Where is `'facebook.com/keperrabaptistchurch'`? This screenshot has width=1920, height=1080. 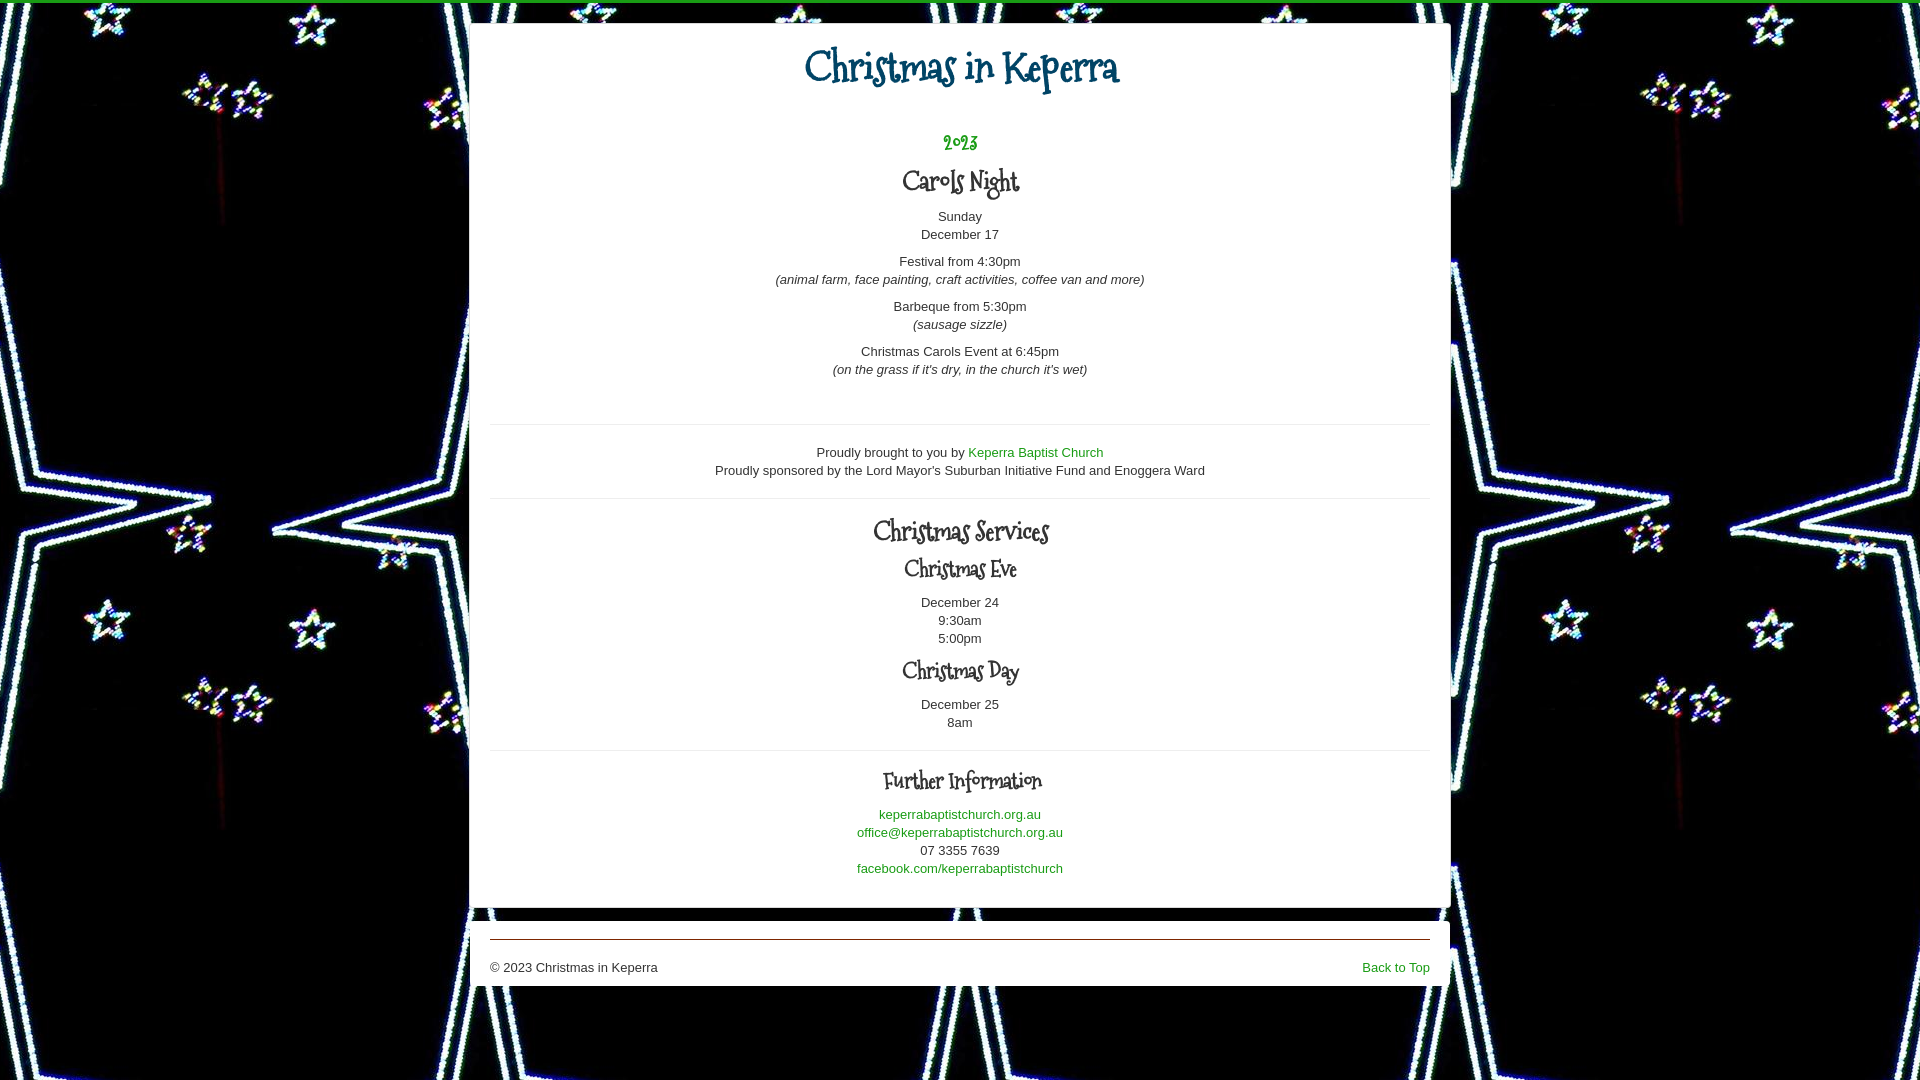
'facebook.com/keperrabaptistchurch' is located at coordinates (960, 867).